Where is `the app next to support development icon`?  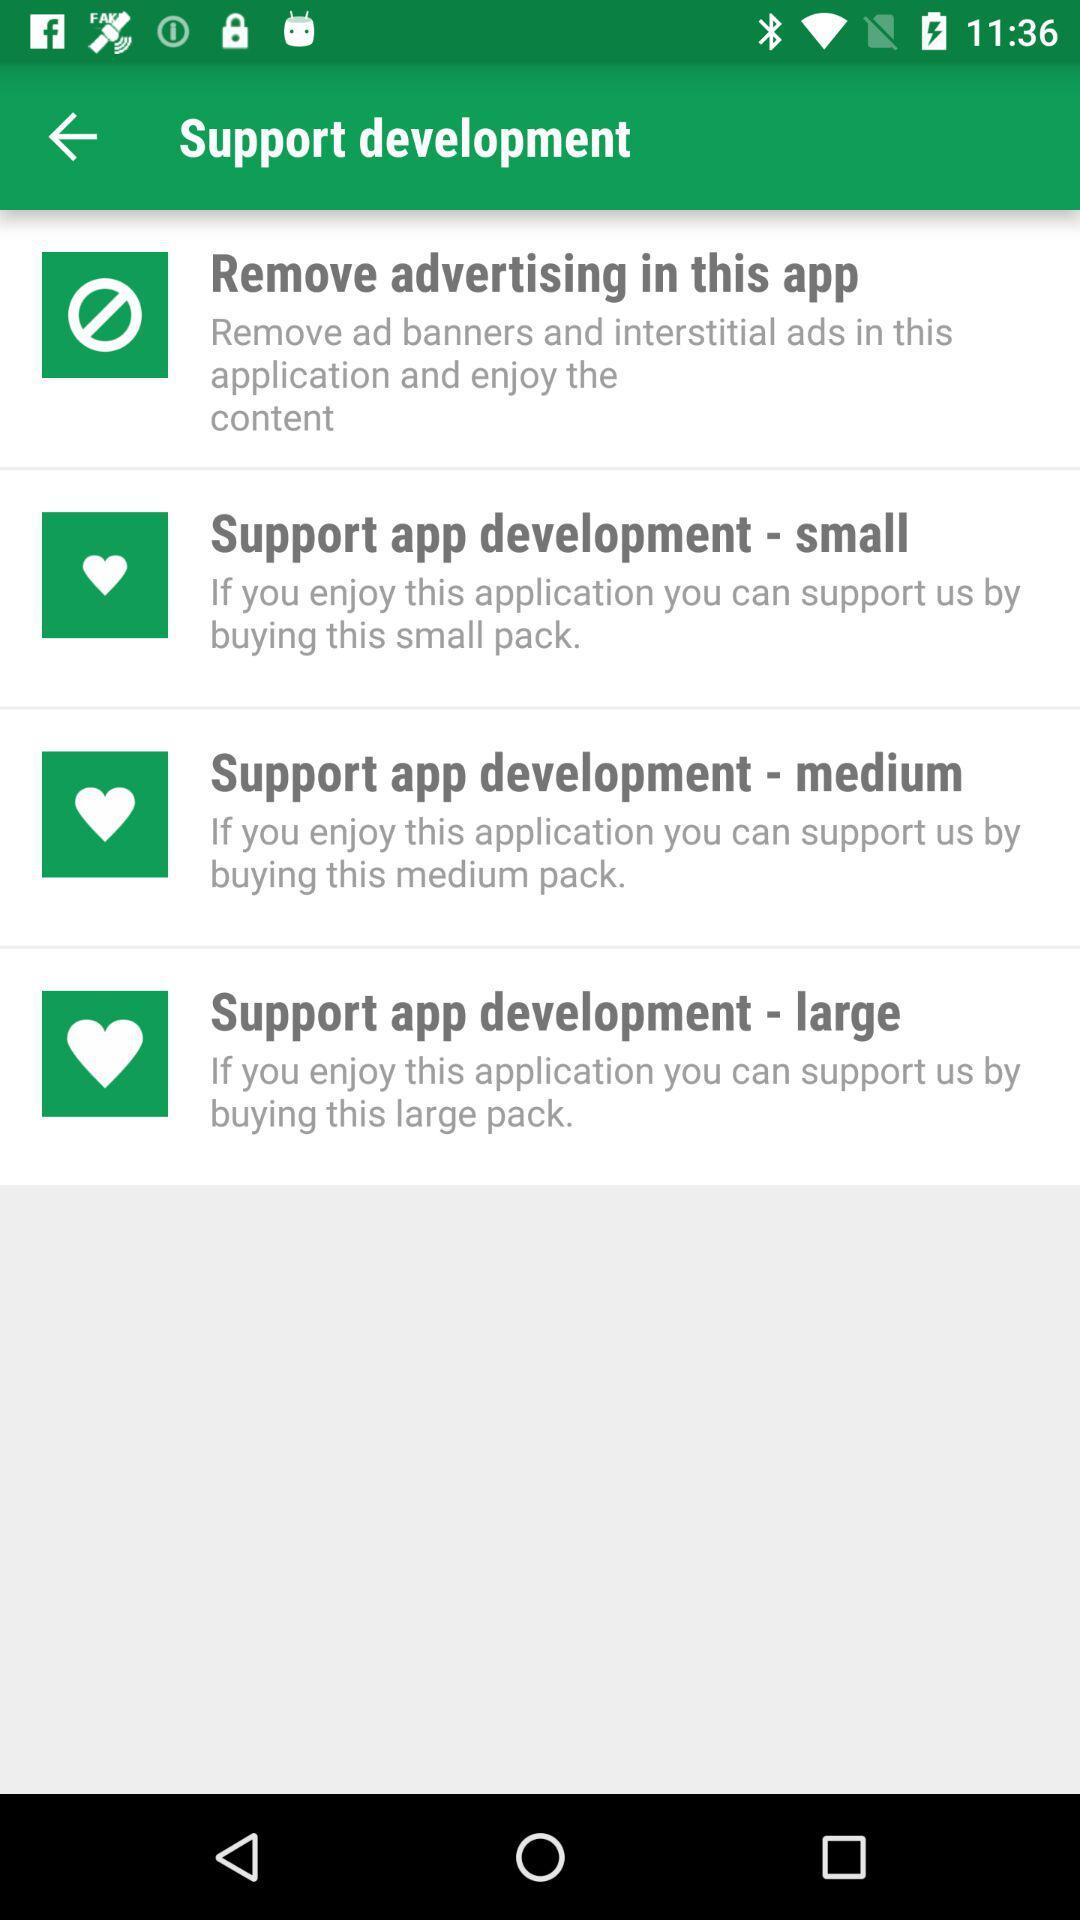 the app next to support development icon is located at coordinates (72, 135).